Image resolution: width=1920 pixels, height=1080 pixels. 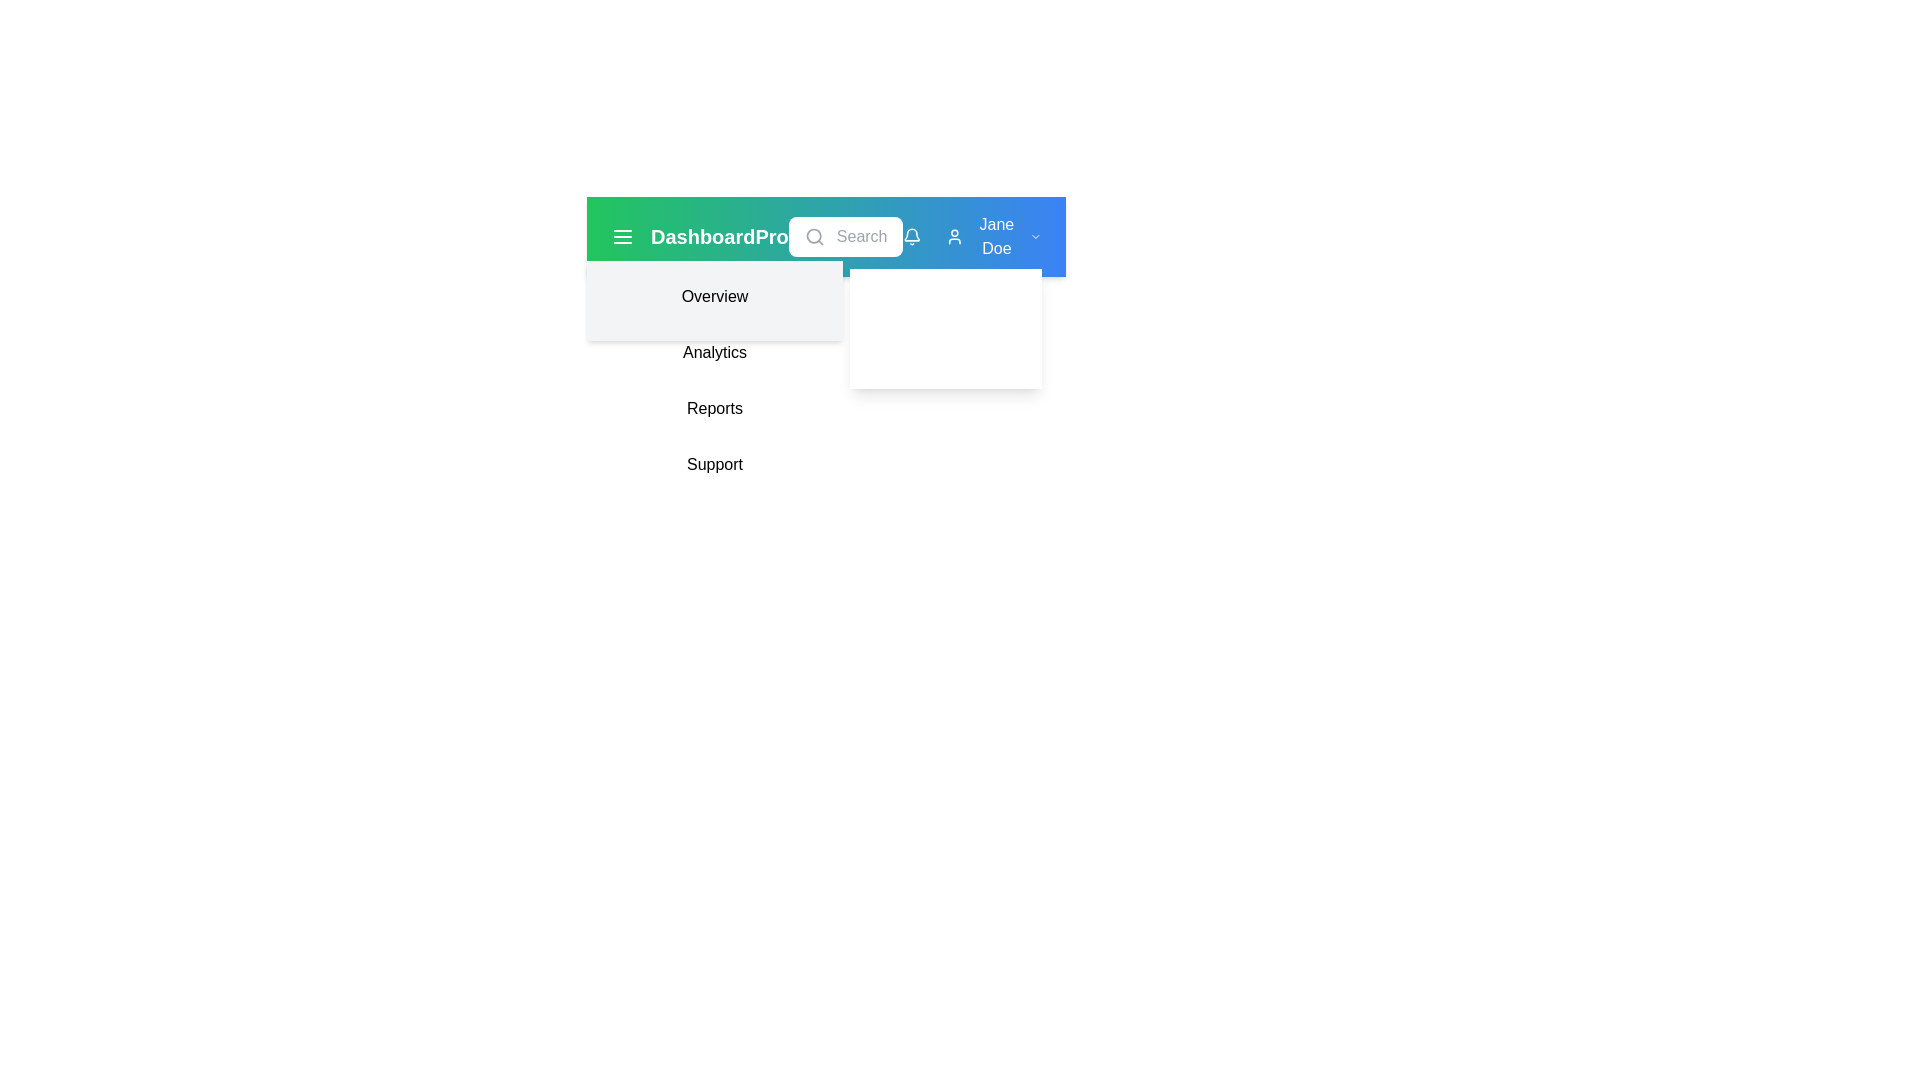 I want to click on the search icon located in the top navigation bar, positioned to the left of the profile-related icons and to the right of the logo, so click(x=814, y=235).